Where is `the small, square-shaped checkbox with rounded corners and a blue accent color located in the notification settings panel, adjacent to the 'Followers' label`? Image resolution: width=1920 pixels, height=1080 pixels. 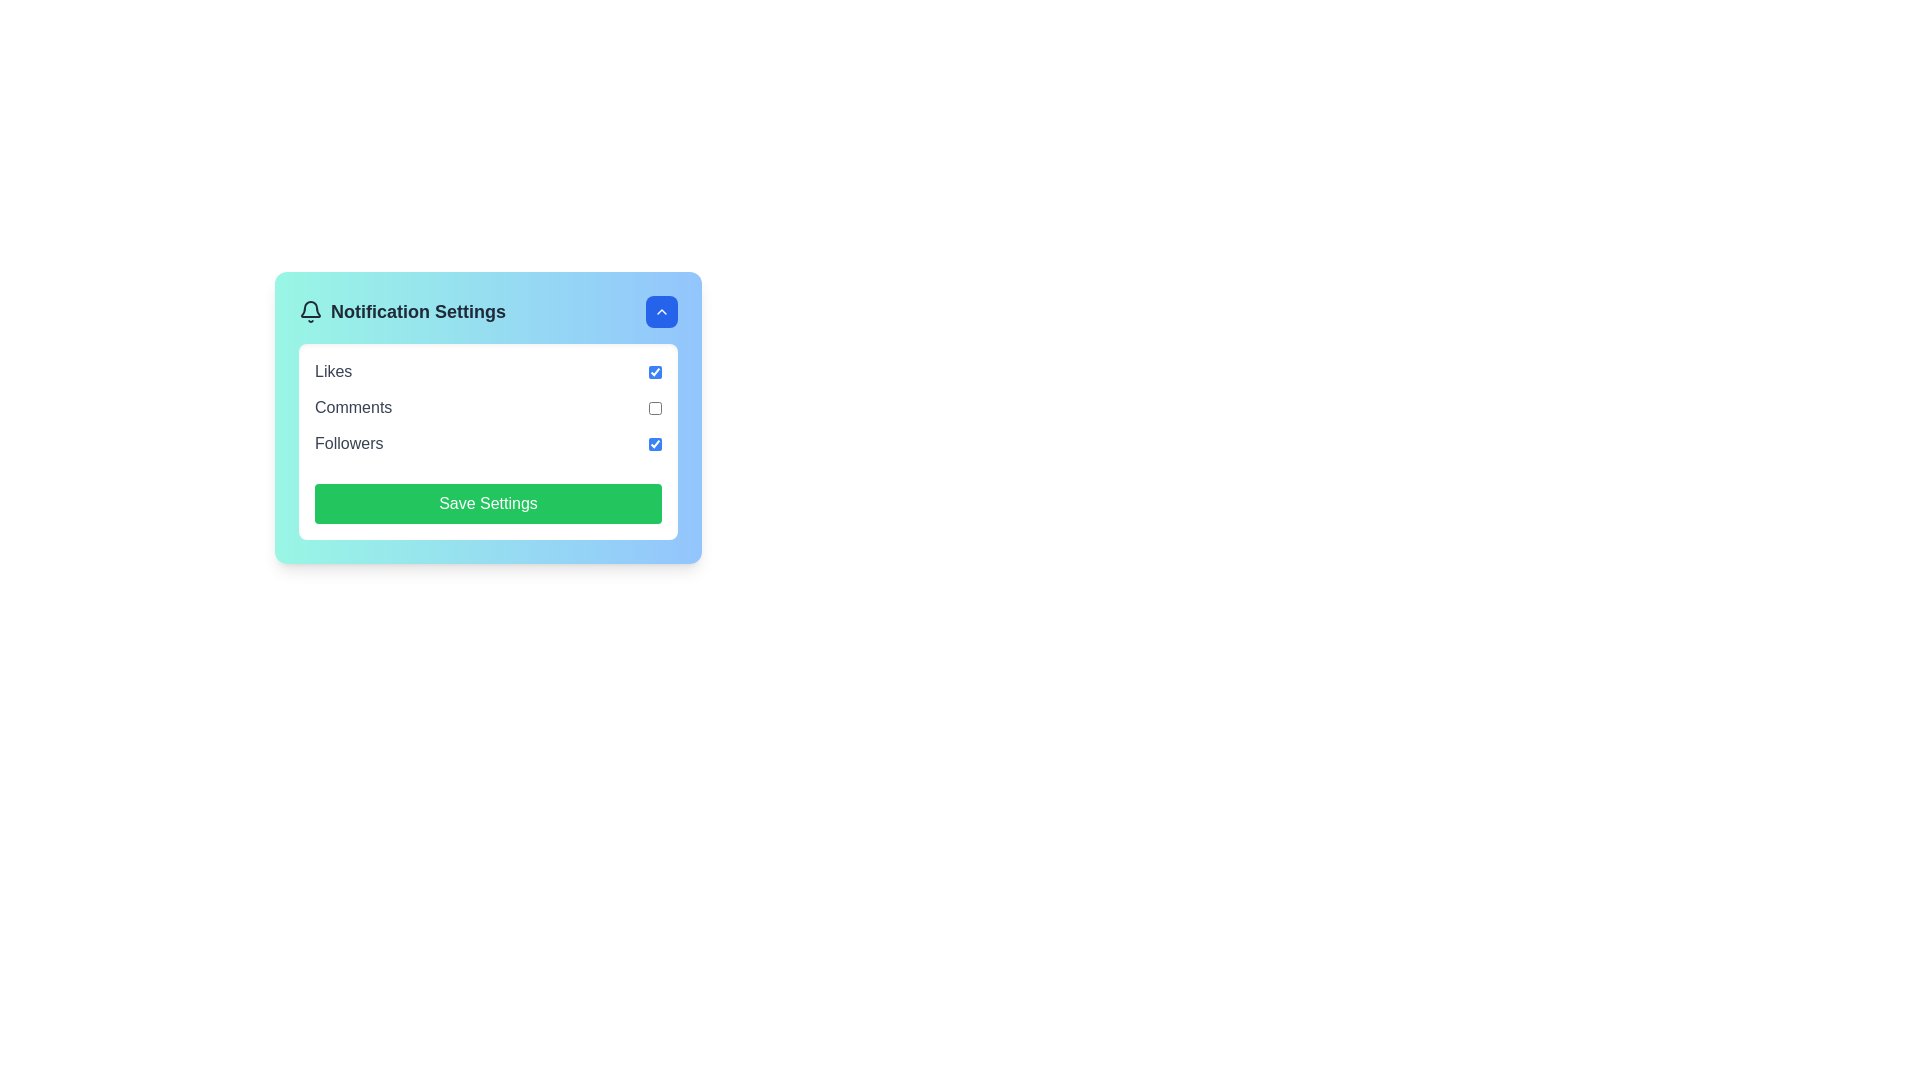 the small, square-shaped checkbox with rounded corners and a blue accent color located in the notification settings panel, adjacent to the 'Followers' label is located at coordinates (655, 442).